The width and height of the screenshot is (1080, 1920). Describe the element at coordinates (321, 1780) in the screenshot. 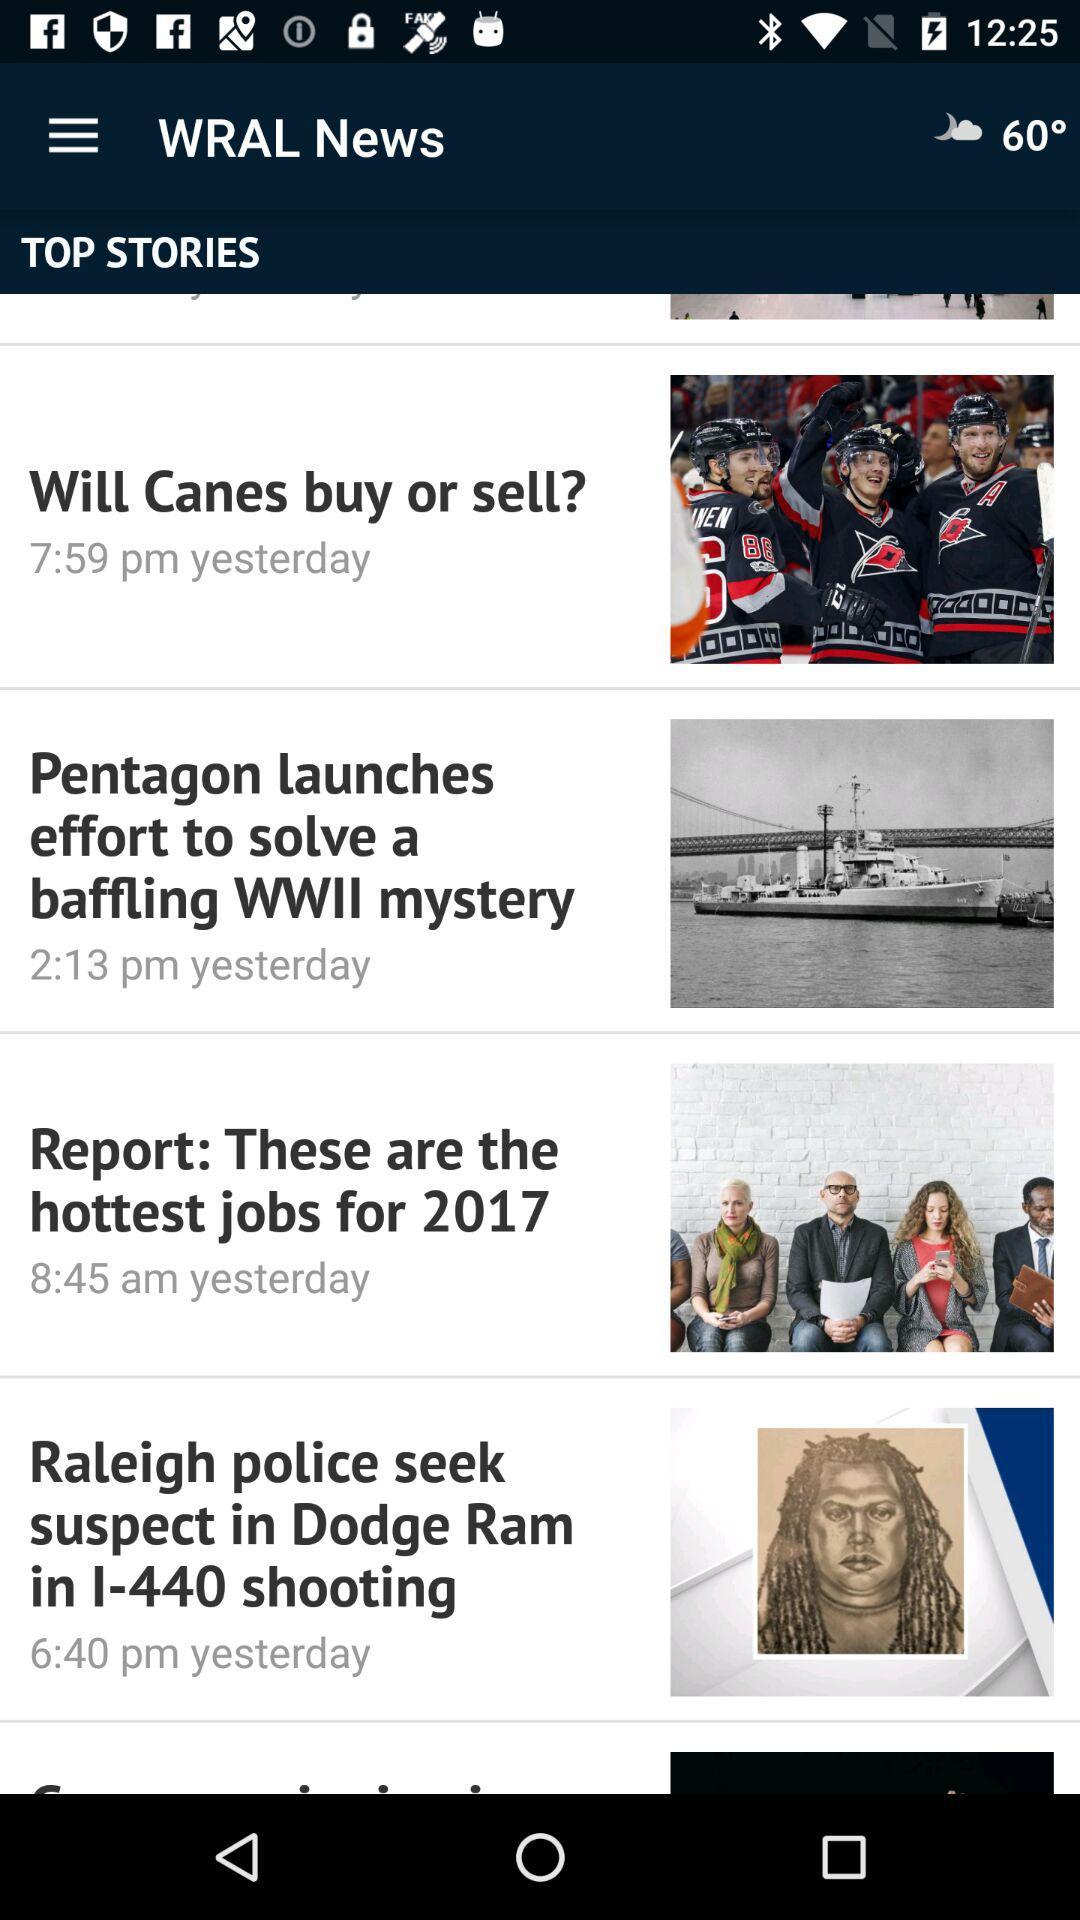

I see `the grammy winning jazz icon` at that location.